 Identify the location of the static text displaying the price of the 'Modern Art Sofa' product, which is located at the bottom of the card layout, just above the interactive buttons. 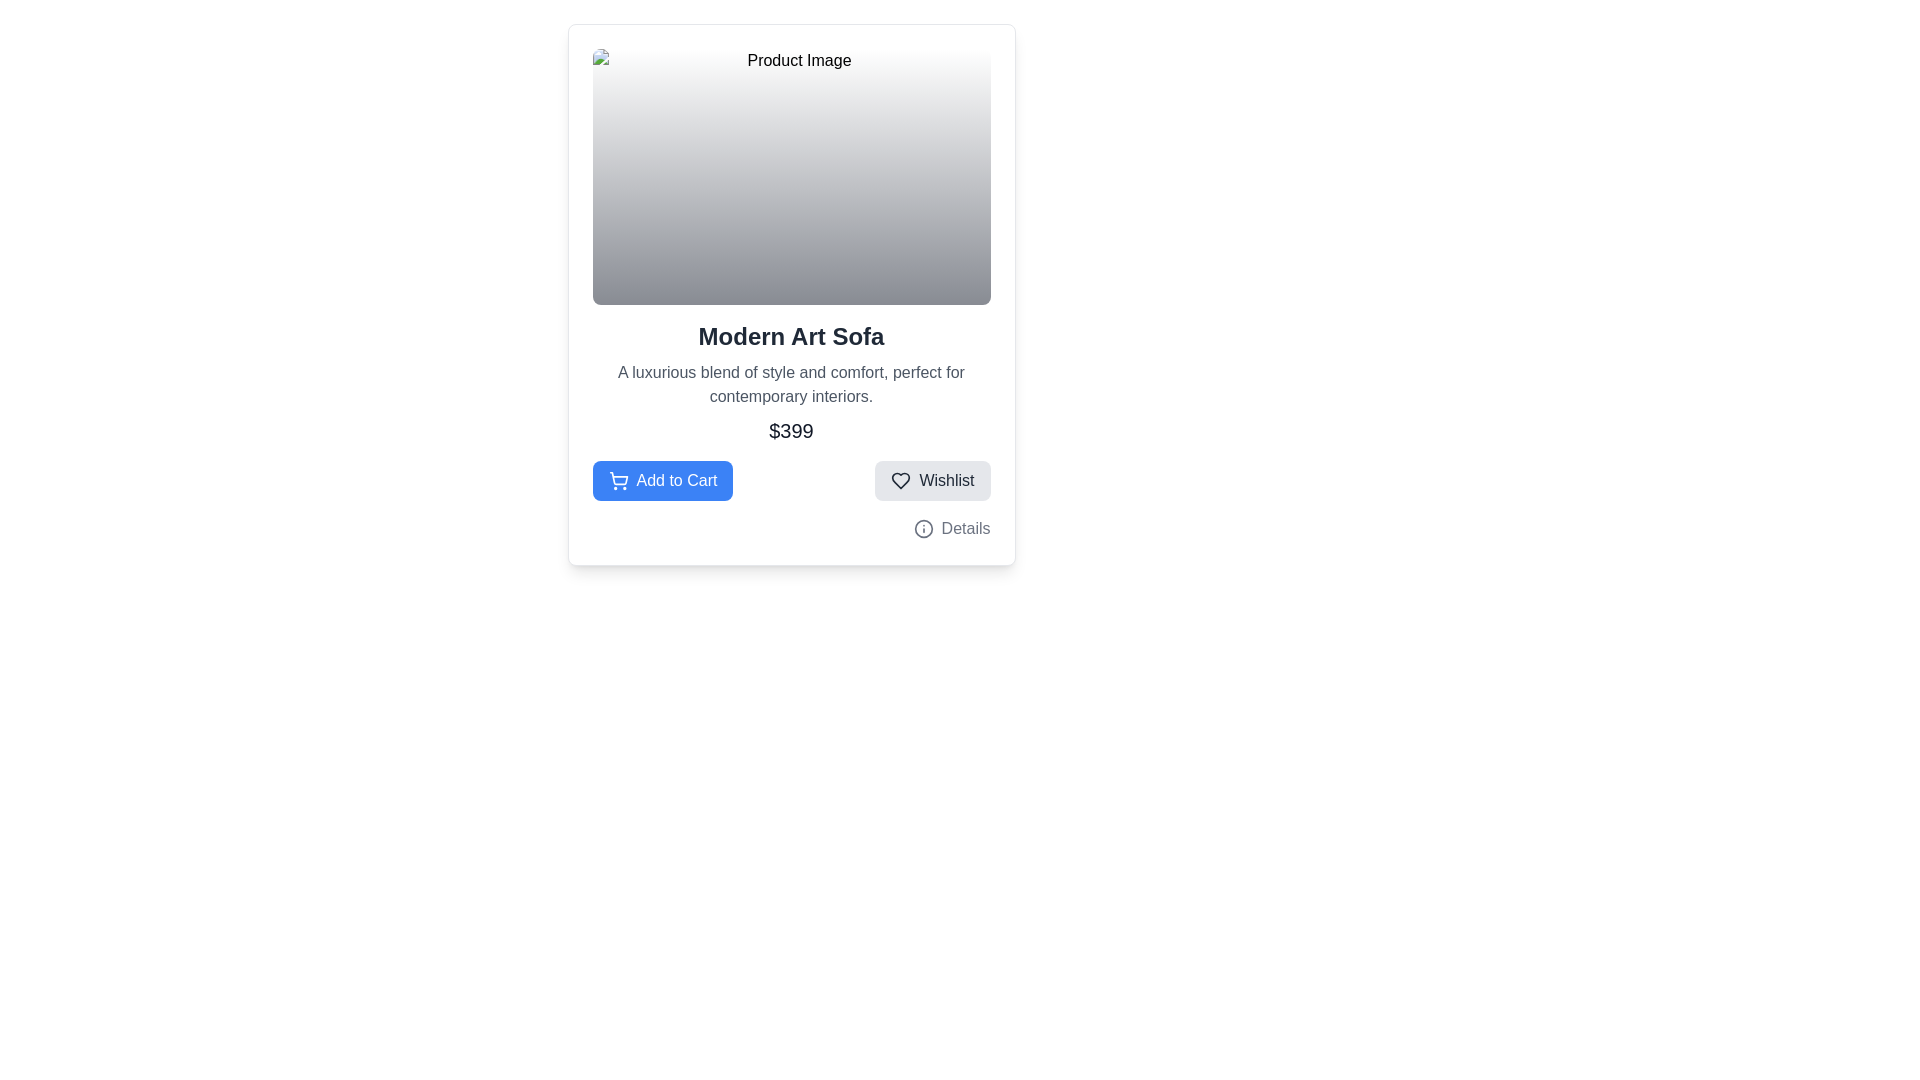
(790, 430).